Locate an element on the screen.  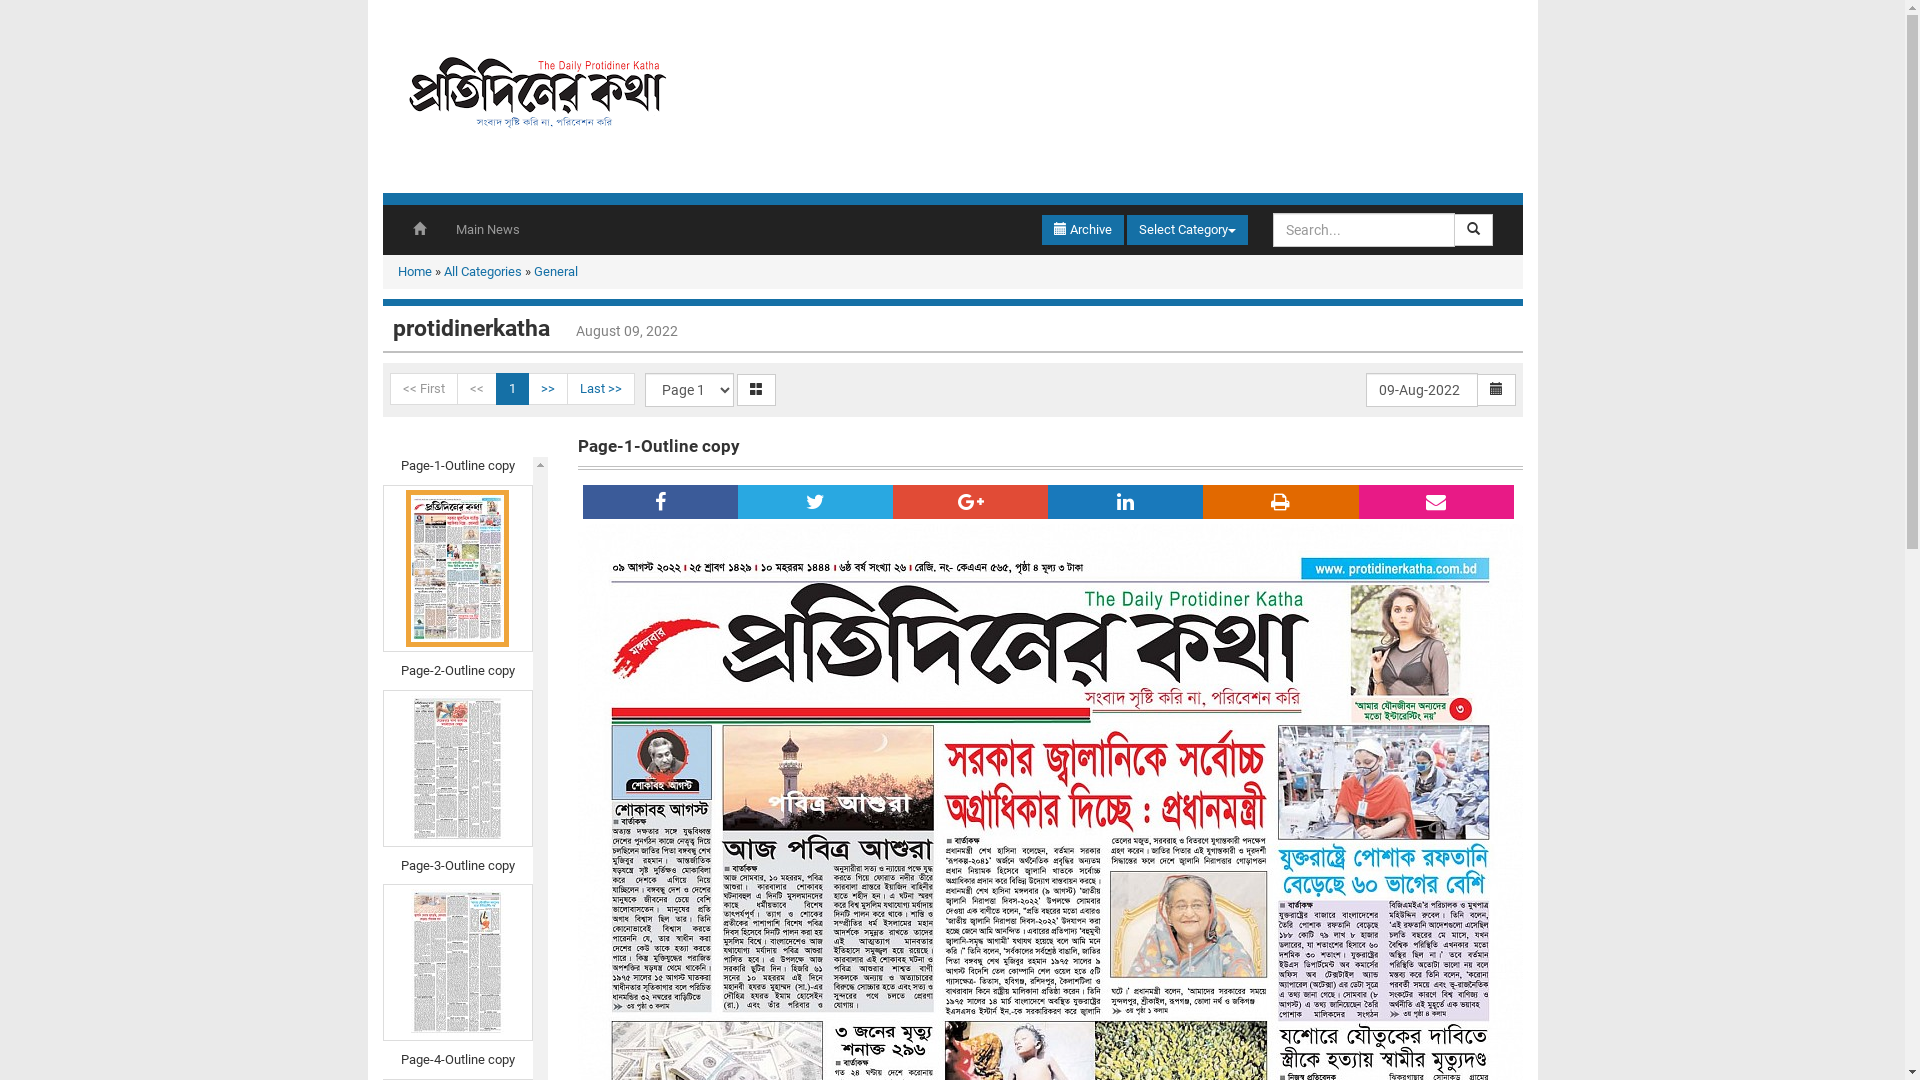
'Select Category' is located at coordinates (1126, 229).